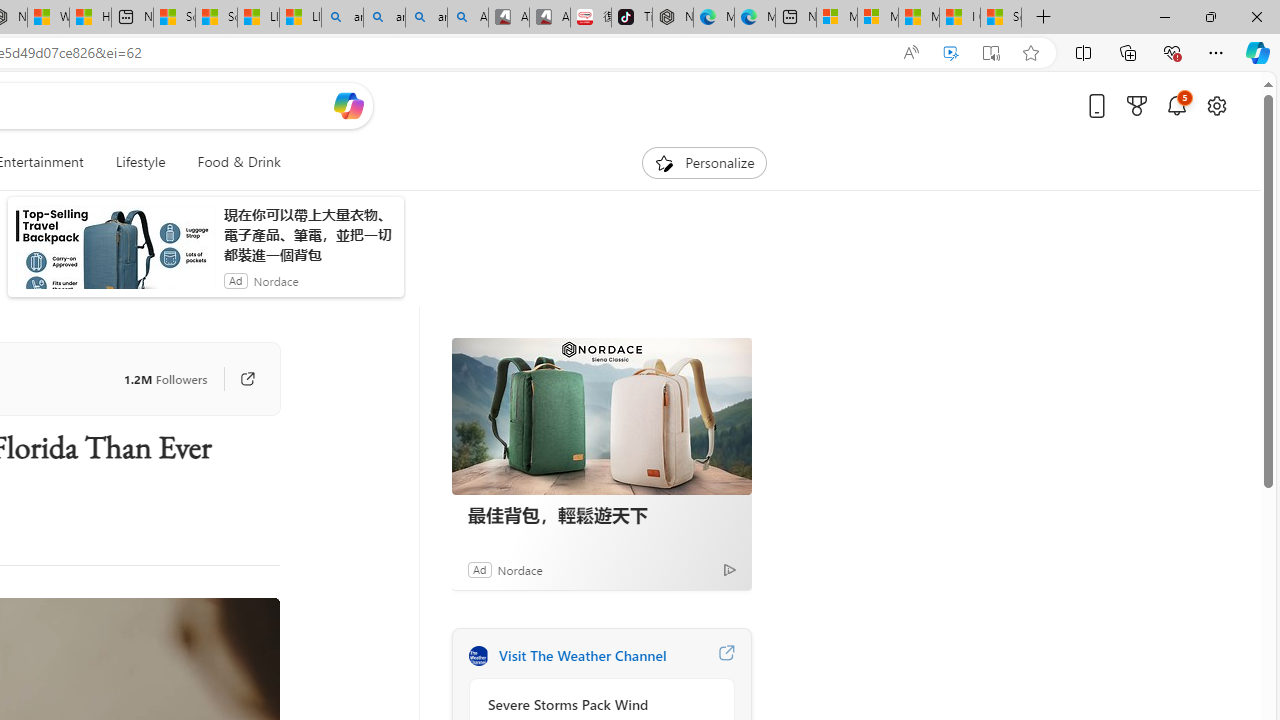 This screenshot has width=1280, height=720. What do you see at coordinates (725, 655) in the screenshot?
I see `'Visit The Weather Channel website'` at bounding box center [725, 655].